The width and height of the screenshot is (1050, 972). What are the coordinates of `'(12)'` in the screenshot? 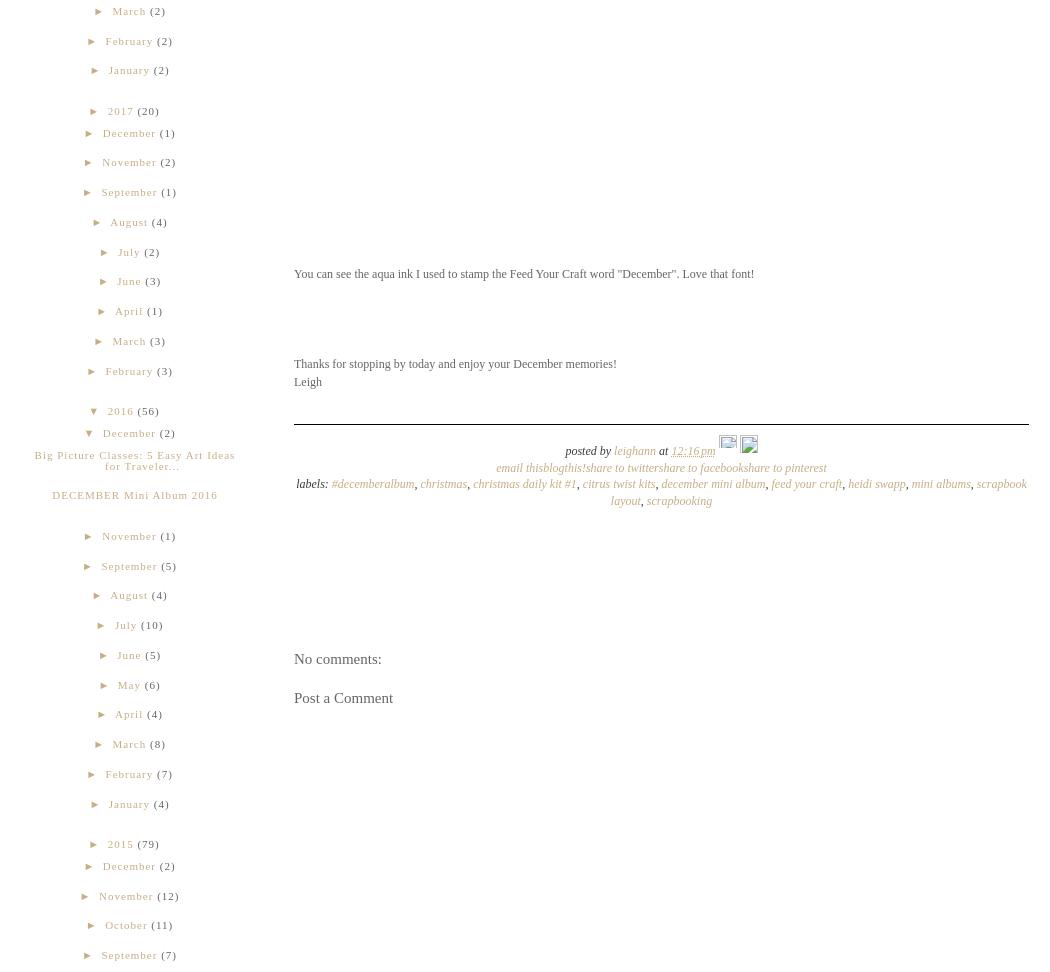 It's located at (168, 895).